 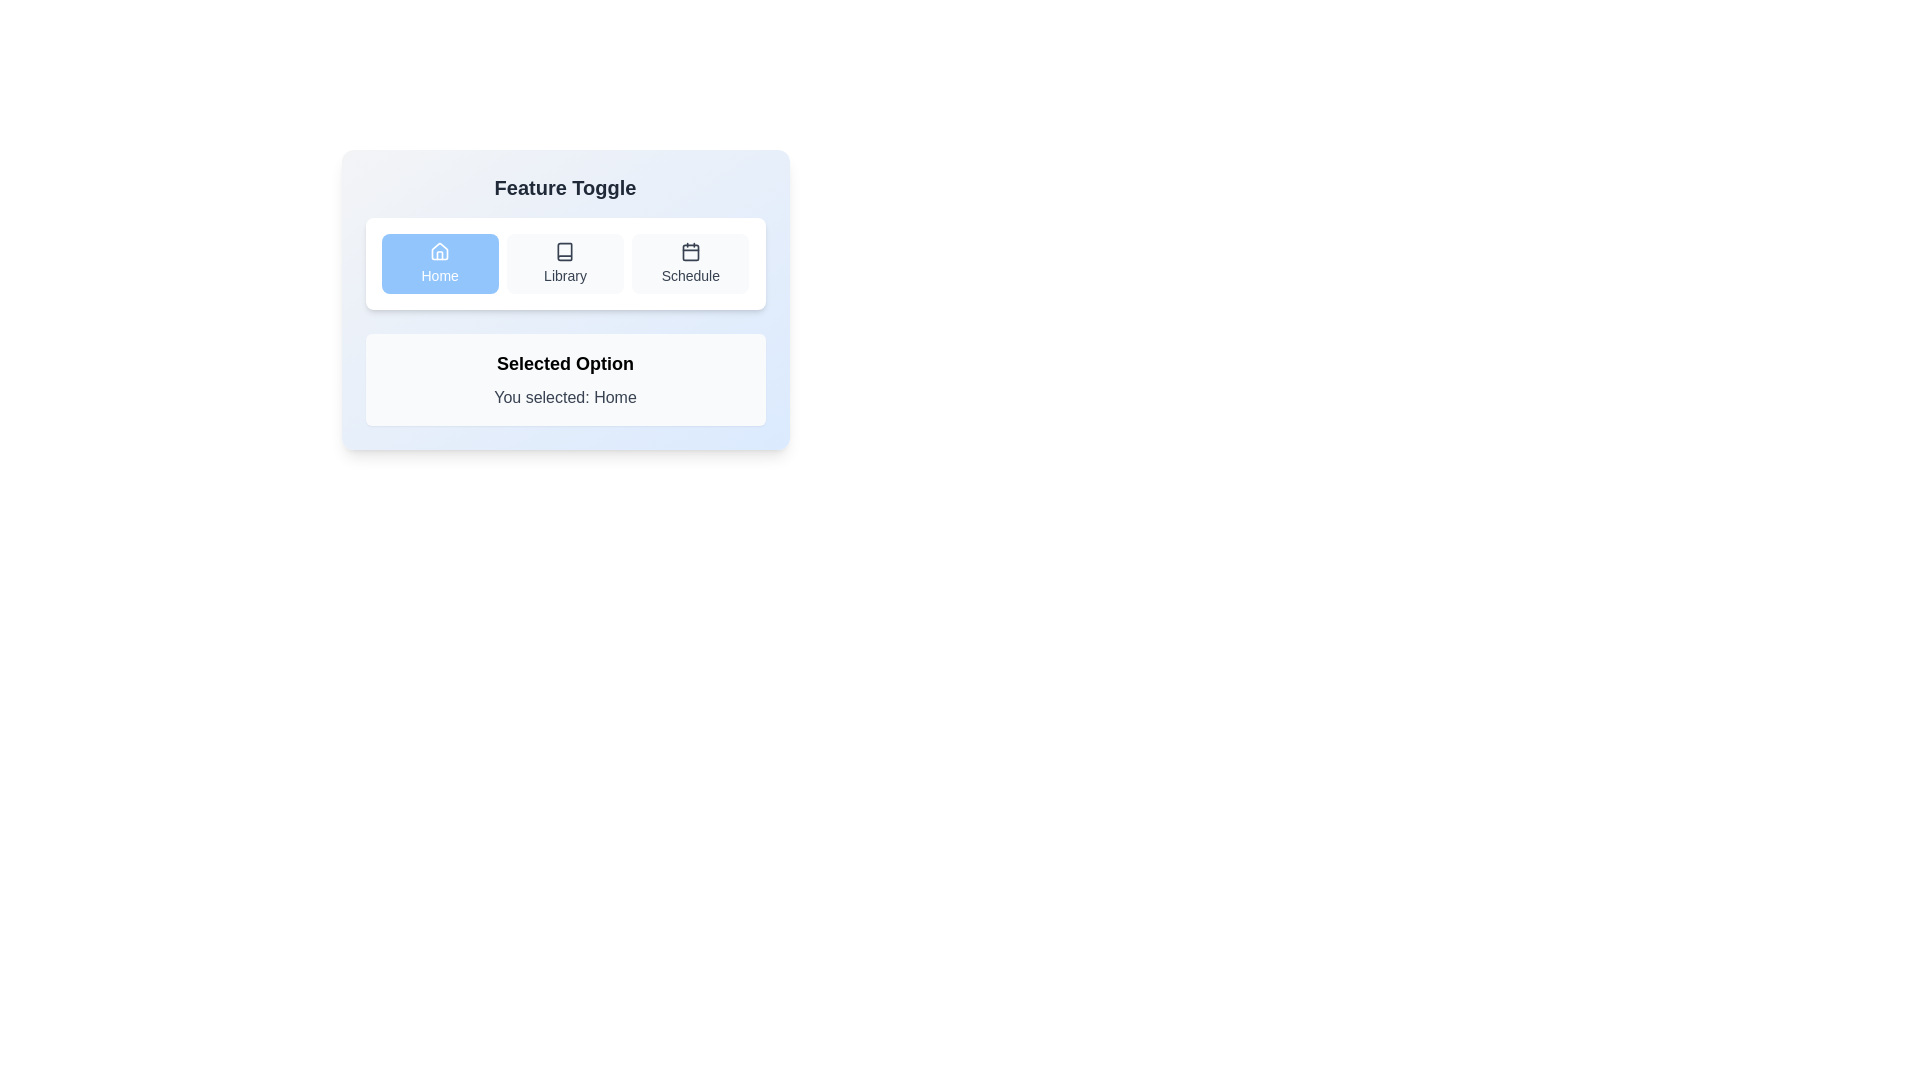 What do you see at coordinates (564, 262) in the screenshot?
I see `the 'Library' button in the horizontal navigation bar to switch to the library section of the application` at bounding box center [564, 262].